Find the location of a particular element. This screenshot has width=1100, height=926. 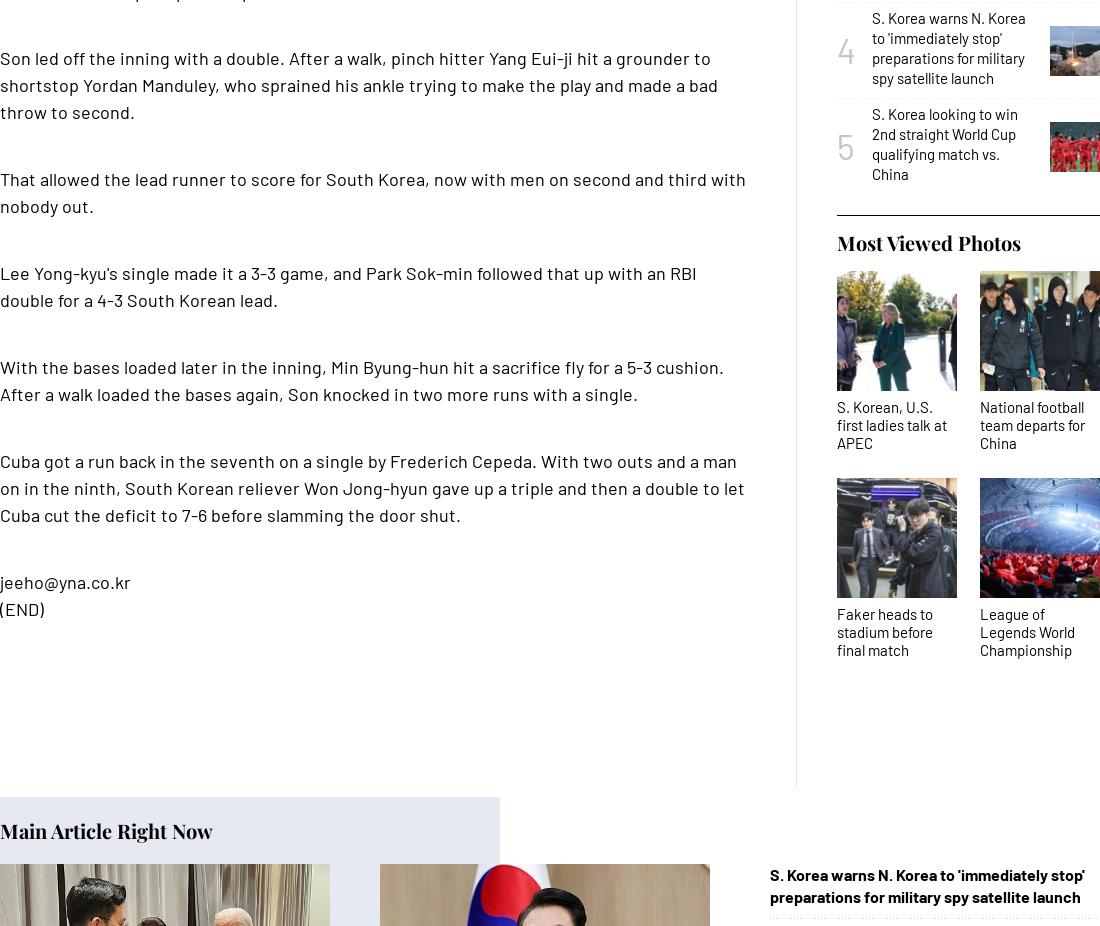

'League of Legends World Championship' is located at coordinates (1026, 630).